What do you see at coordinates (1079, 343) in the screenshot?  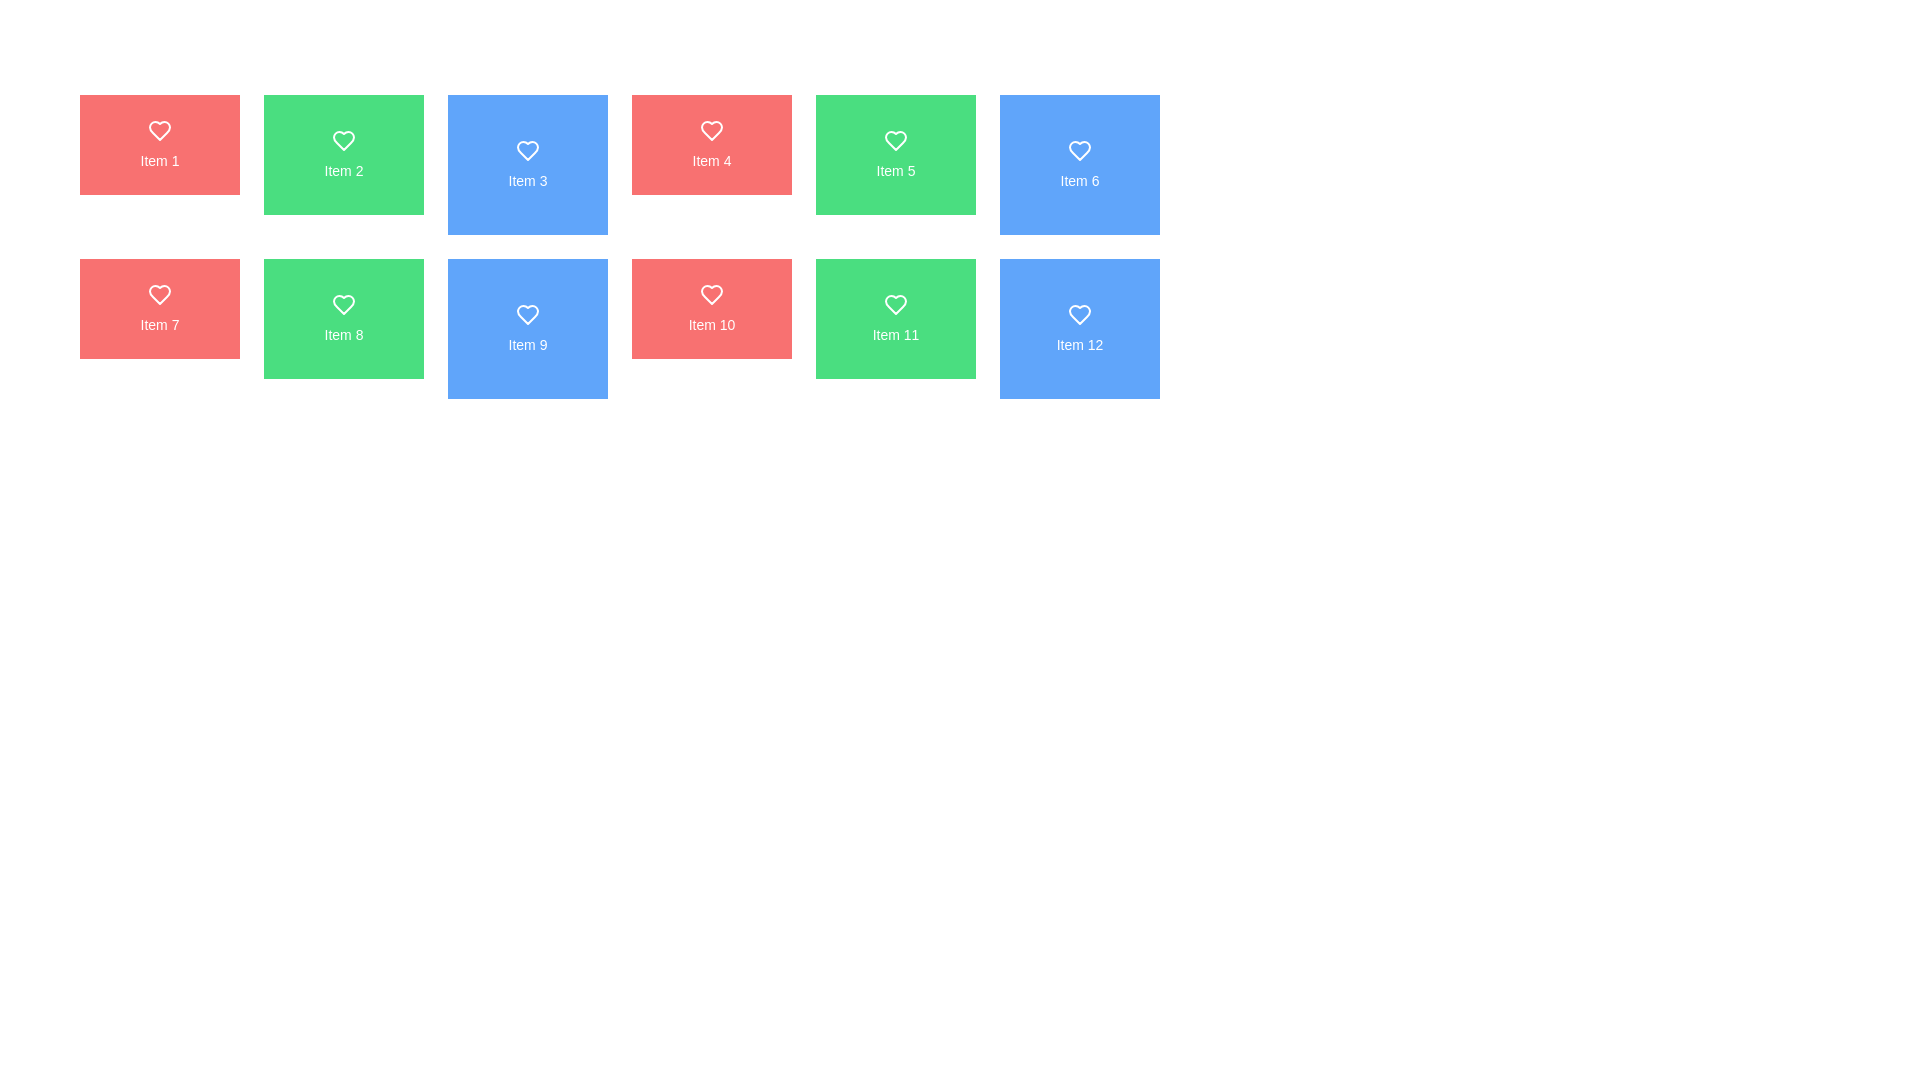 I see `text label identifying Item 12, located in the last row and third from the left in the grid layout` at bounding box center [1079, 343].